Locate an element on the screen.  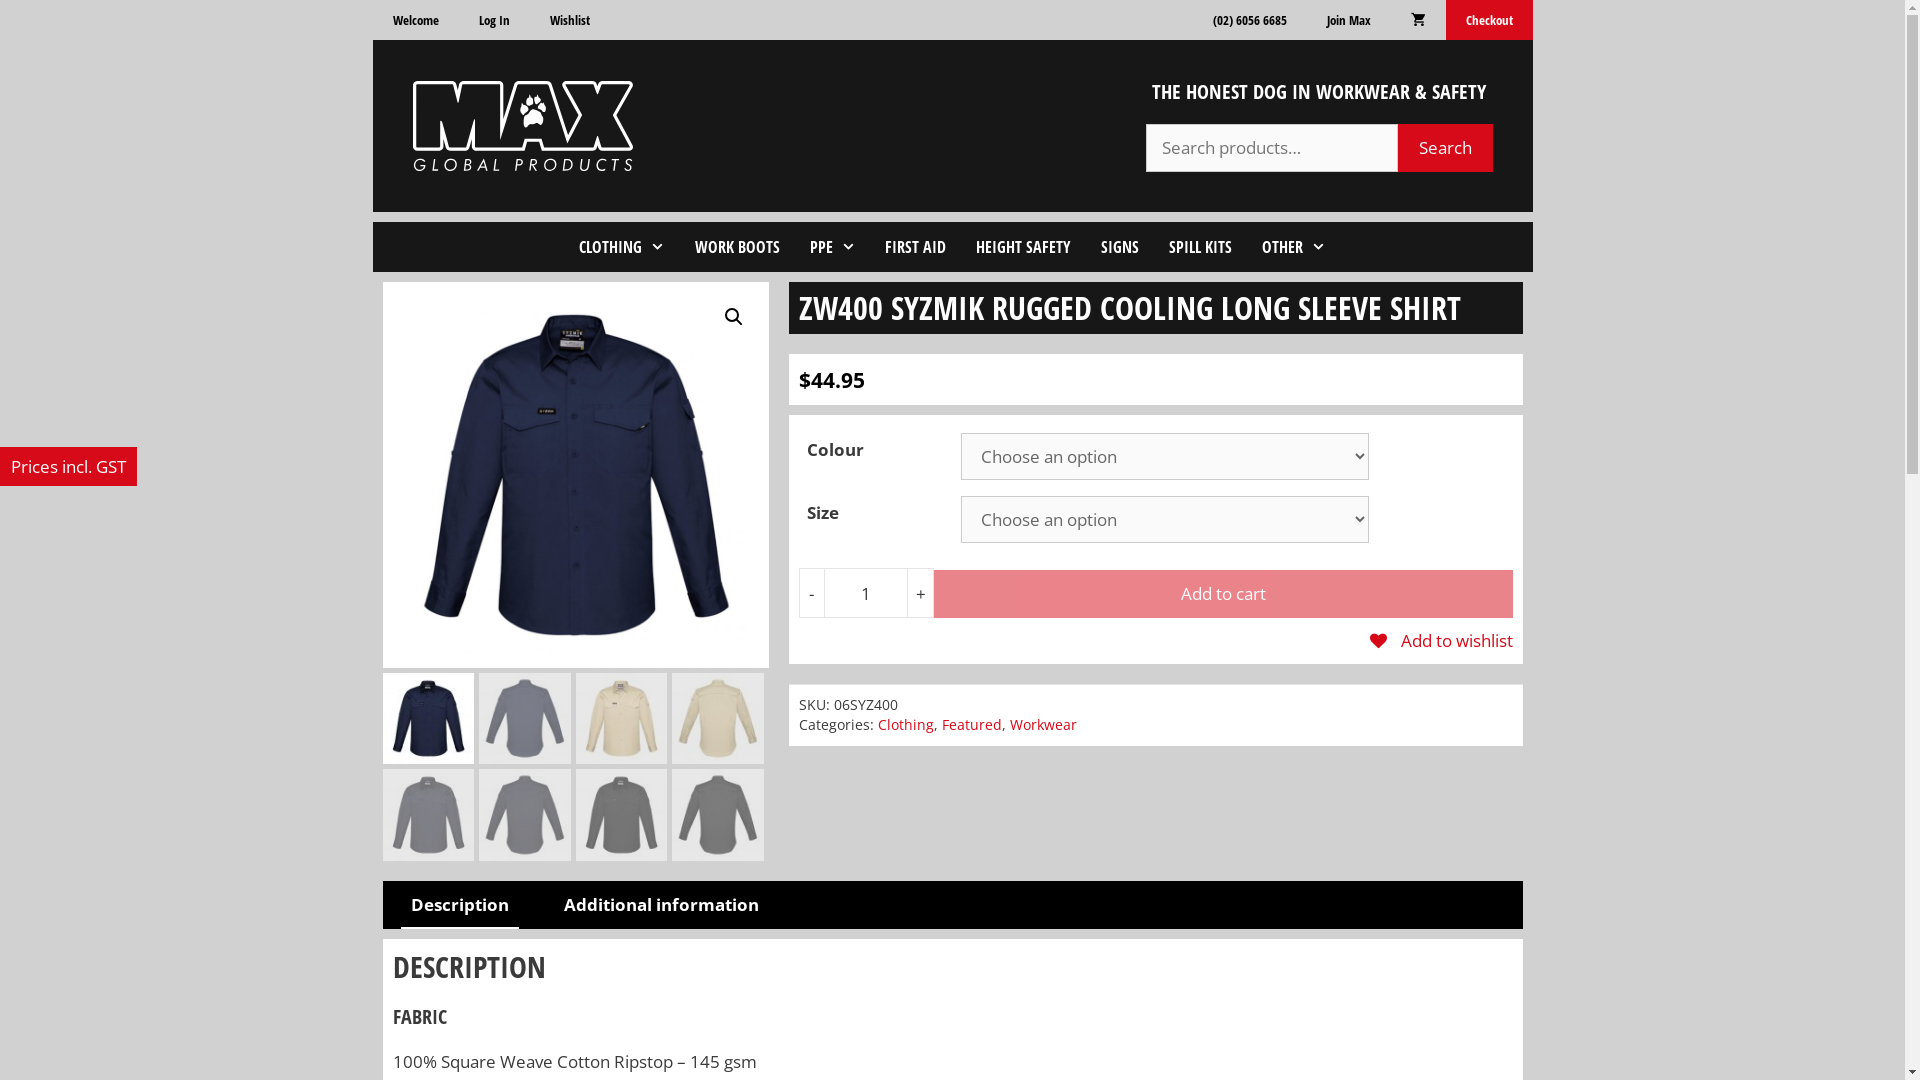
'Max Global Products' is located at coordinates (522, 126).